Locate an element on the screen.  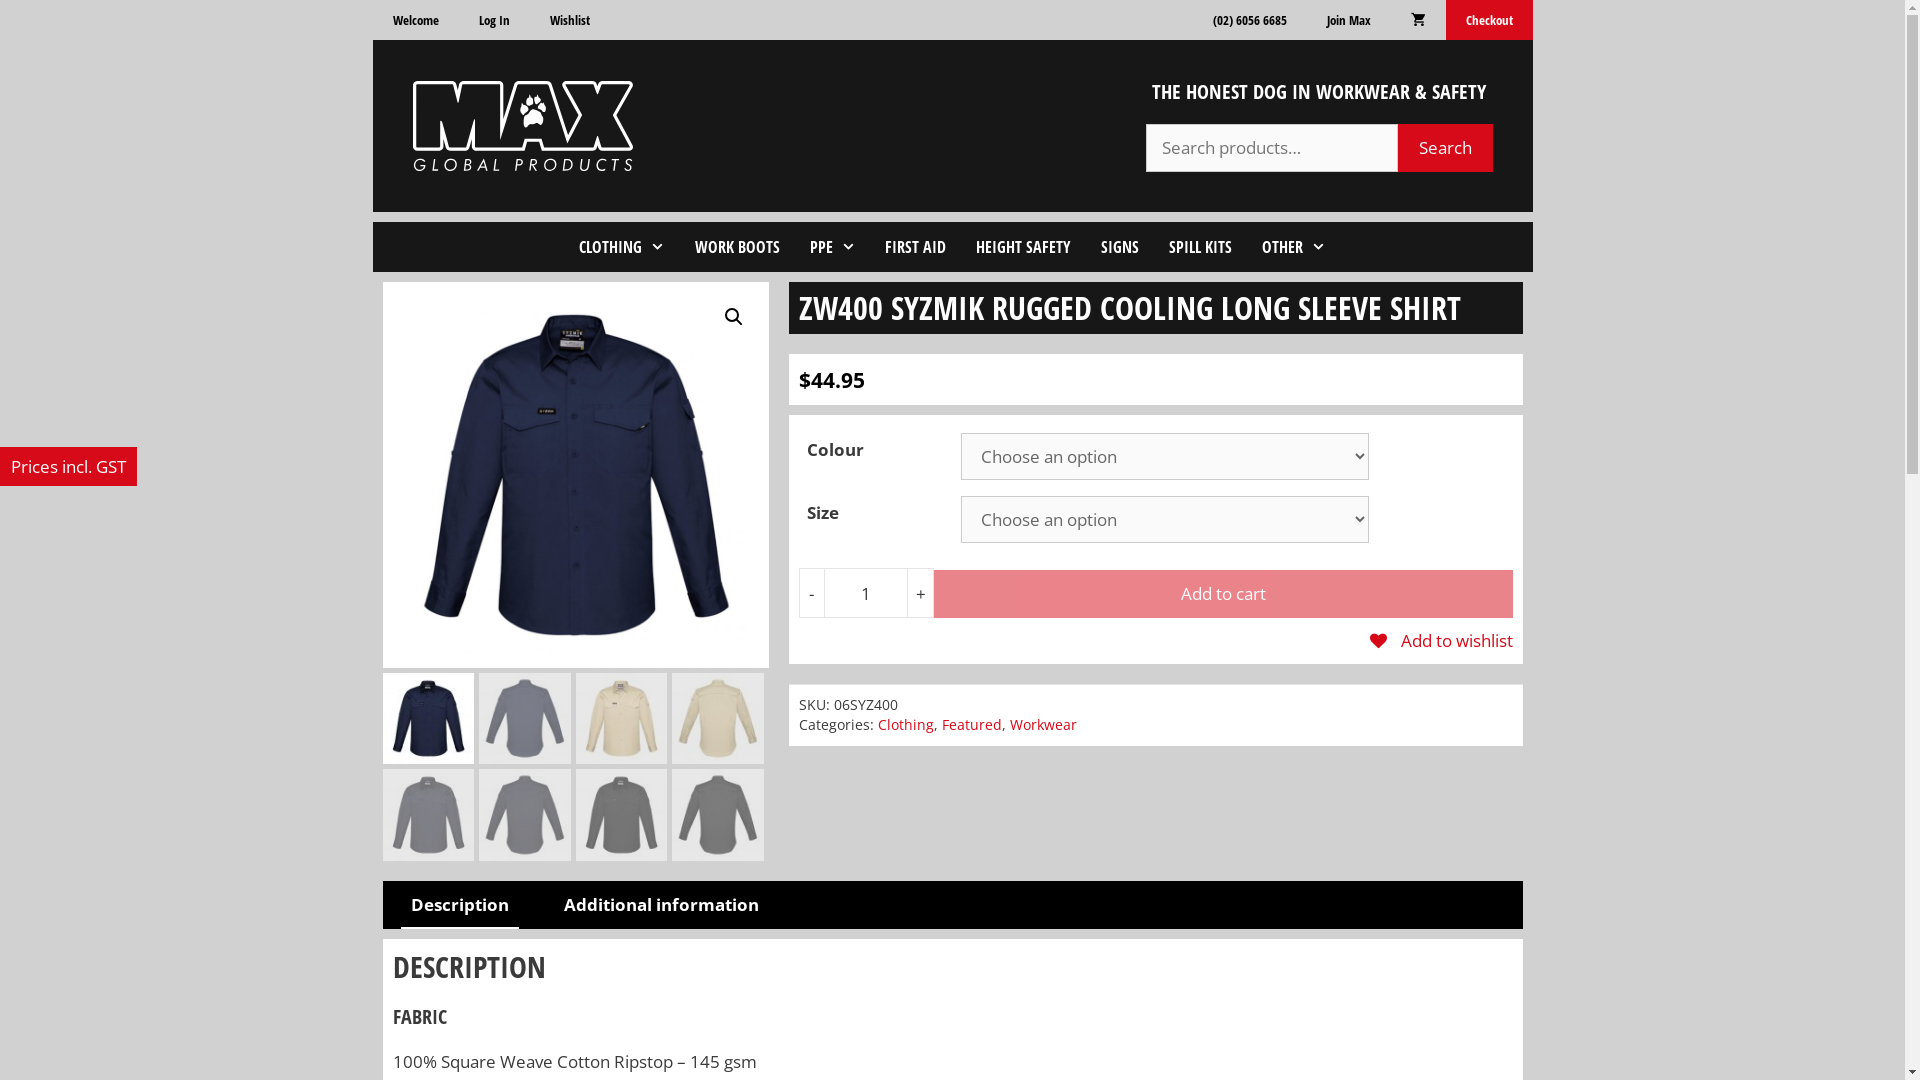
'Max Global Products' is located at coordinates (522, 126).